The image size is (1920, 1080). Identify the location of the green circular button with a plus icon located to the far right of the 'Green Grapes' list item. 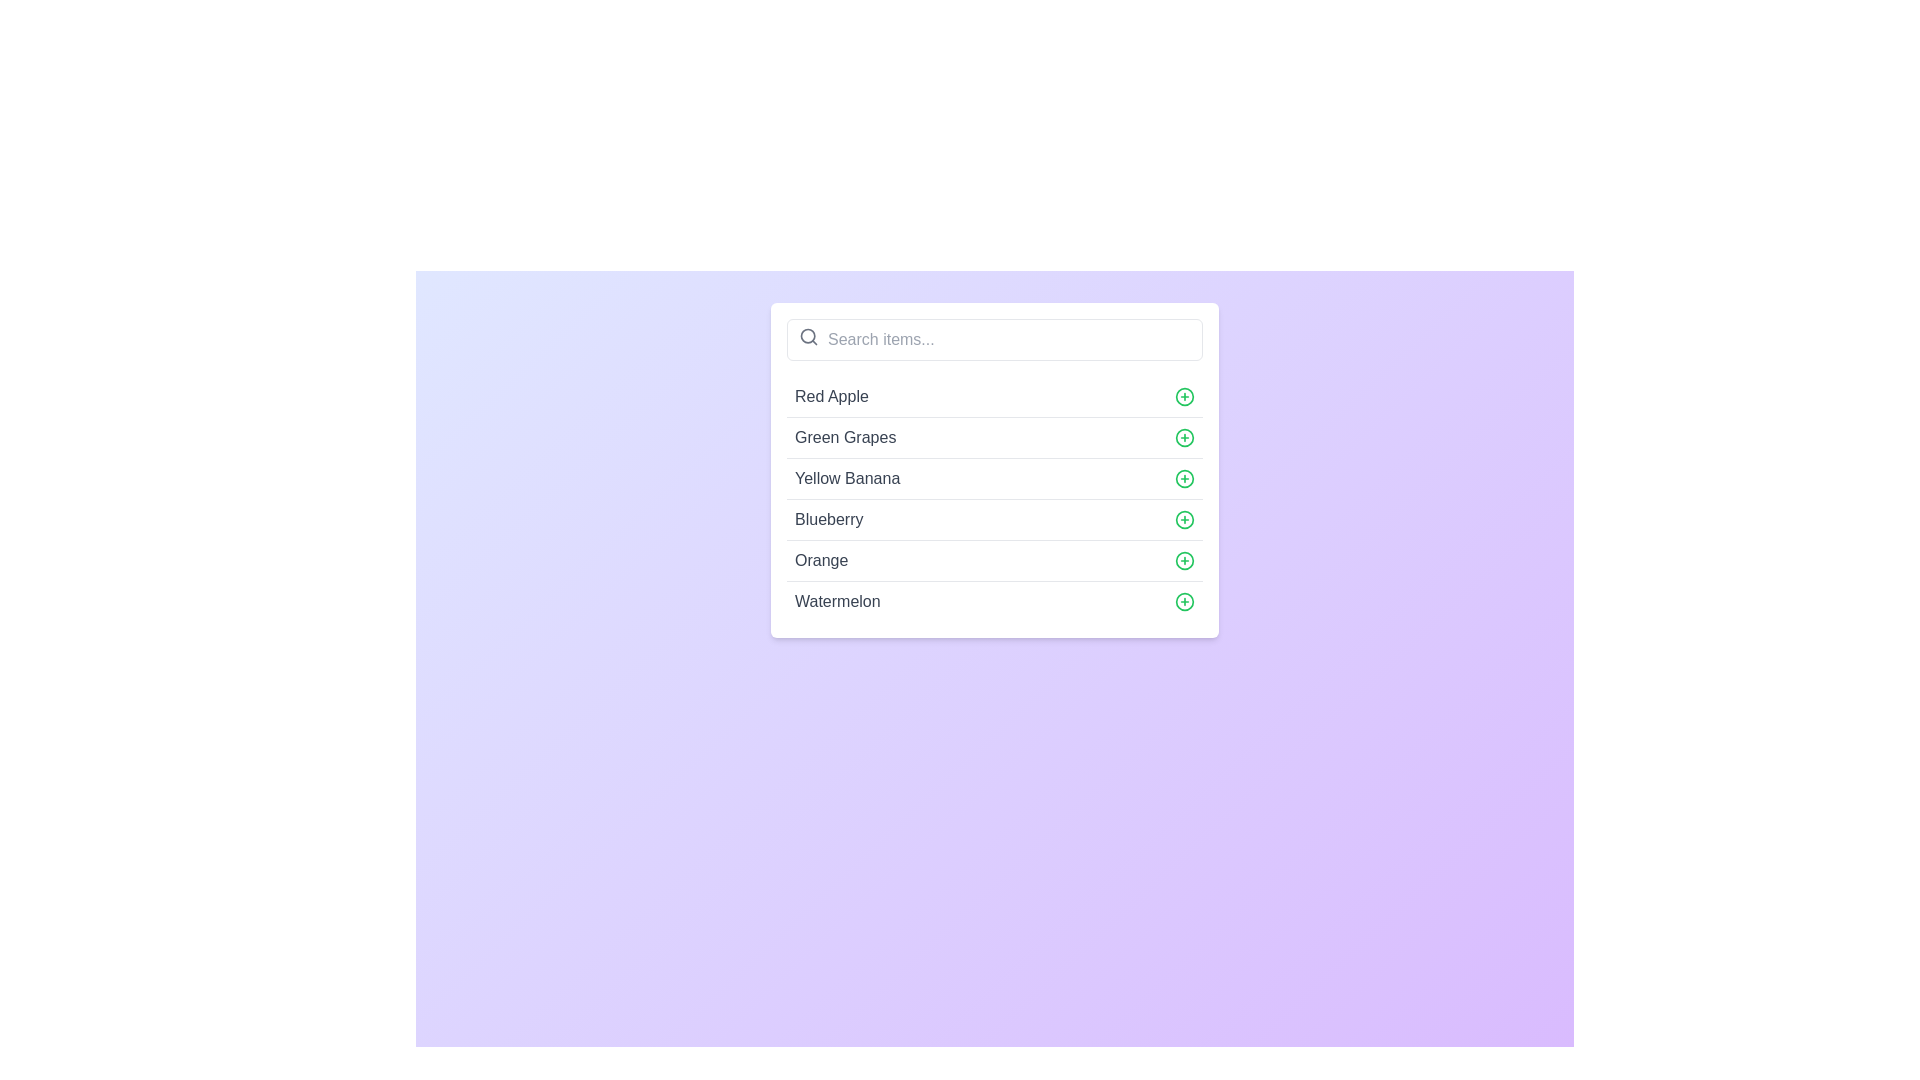
(1185, 437).